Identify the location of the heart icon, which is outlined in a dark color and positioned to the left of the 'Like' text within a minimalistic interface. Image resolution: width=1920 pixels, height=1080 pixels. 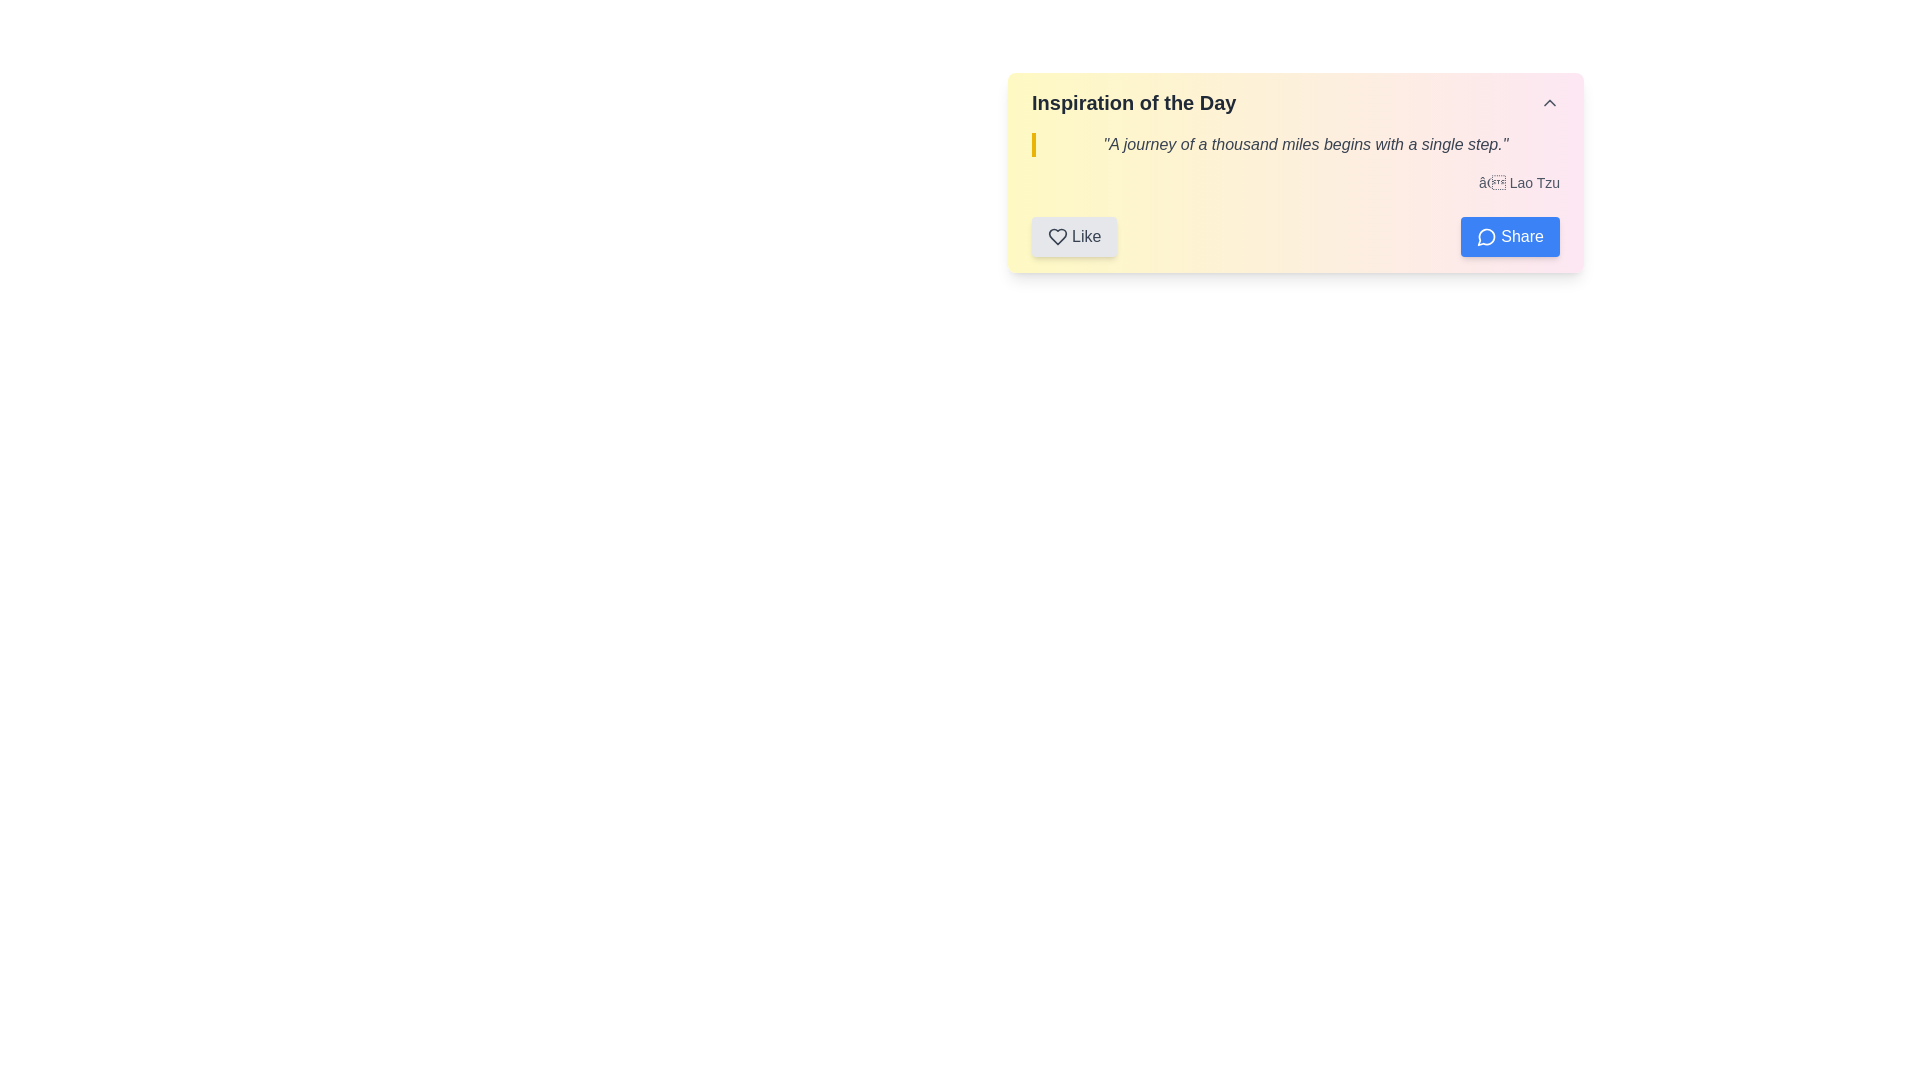
(1056, 235).